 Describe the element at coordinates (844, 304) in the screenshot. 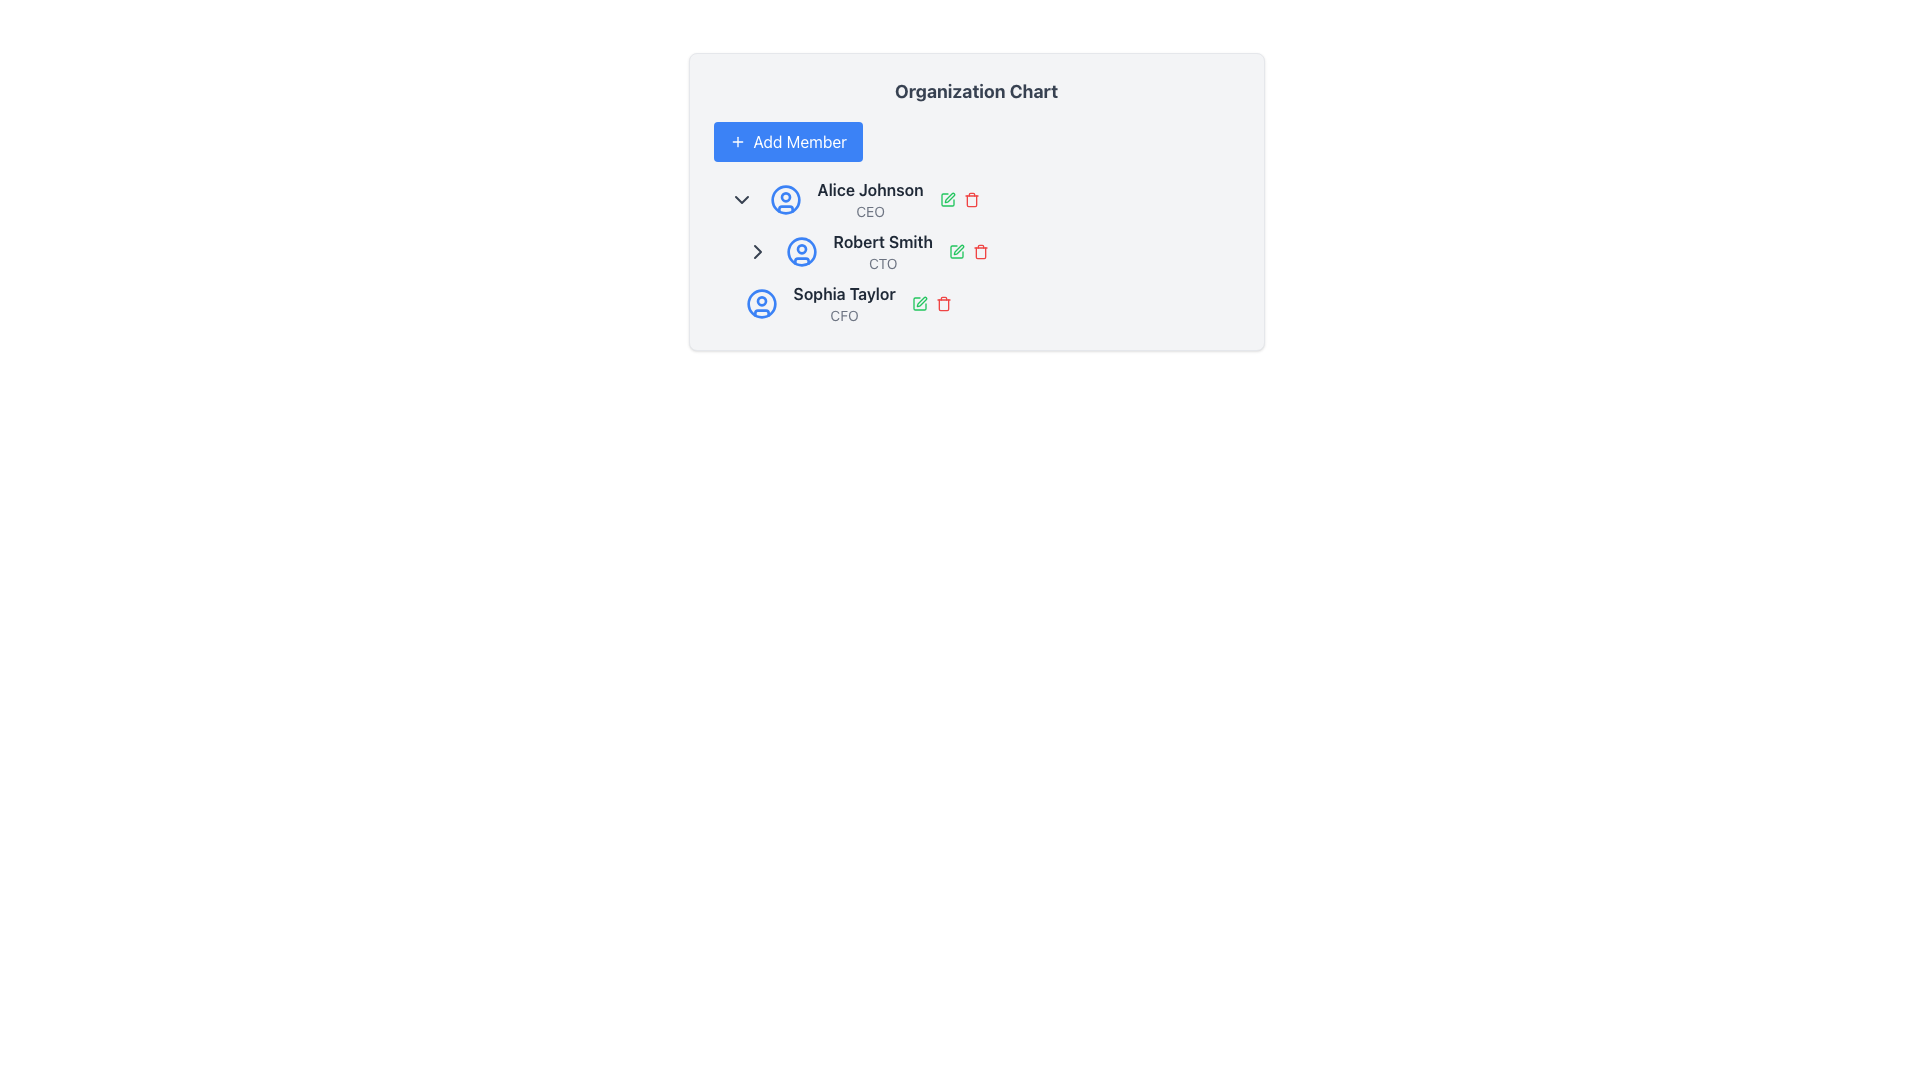

I see `text of the label displaying the name and designation of the individual in the organizational chart, which is the third entry below 'Robert Smith'` at that location.